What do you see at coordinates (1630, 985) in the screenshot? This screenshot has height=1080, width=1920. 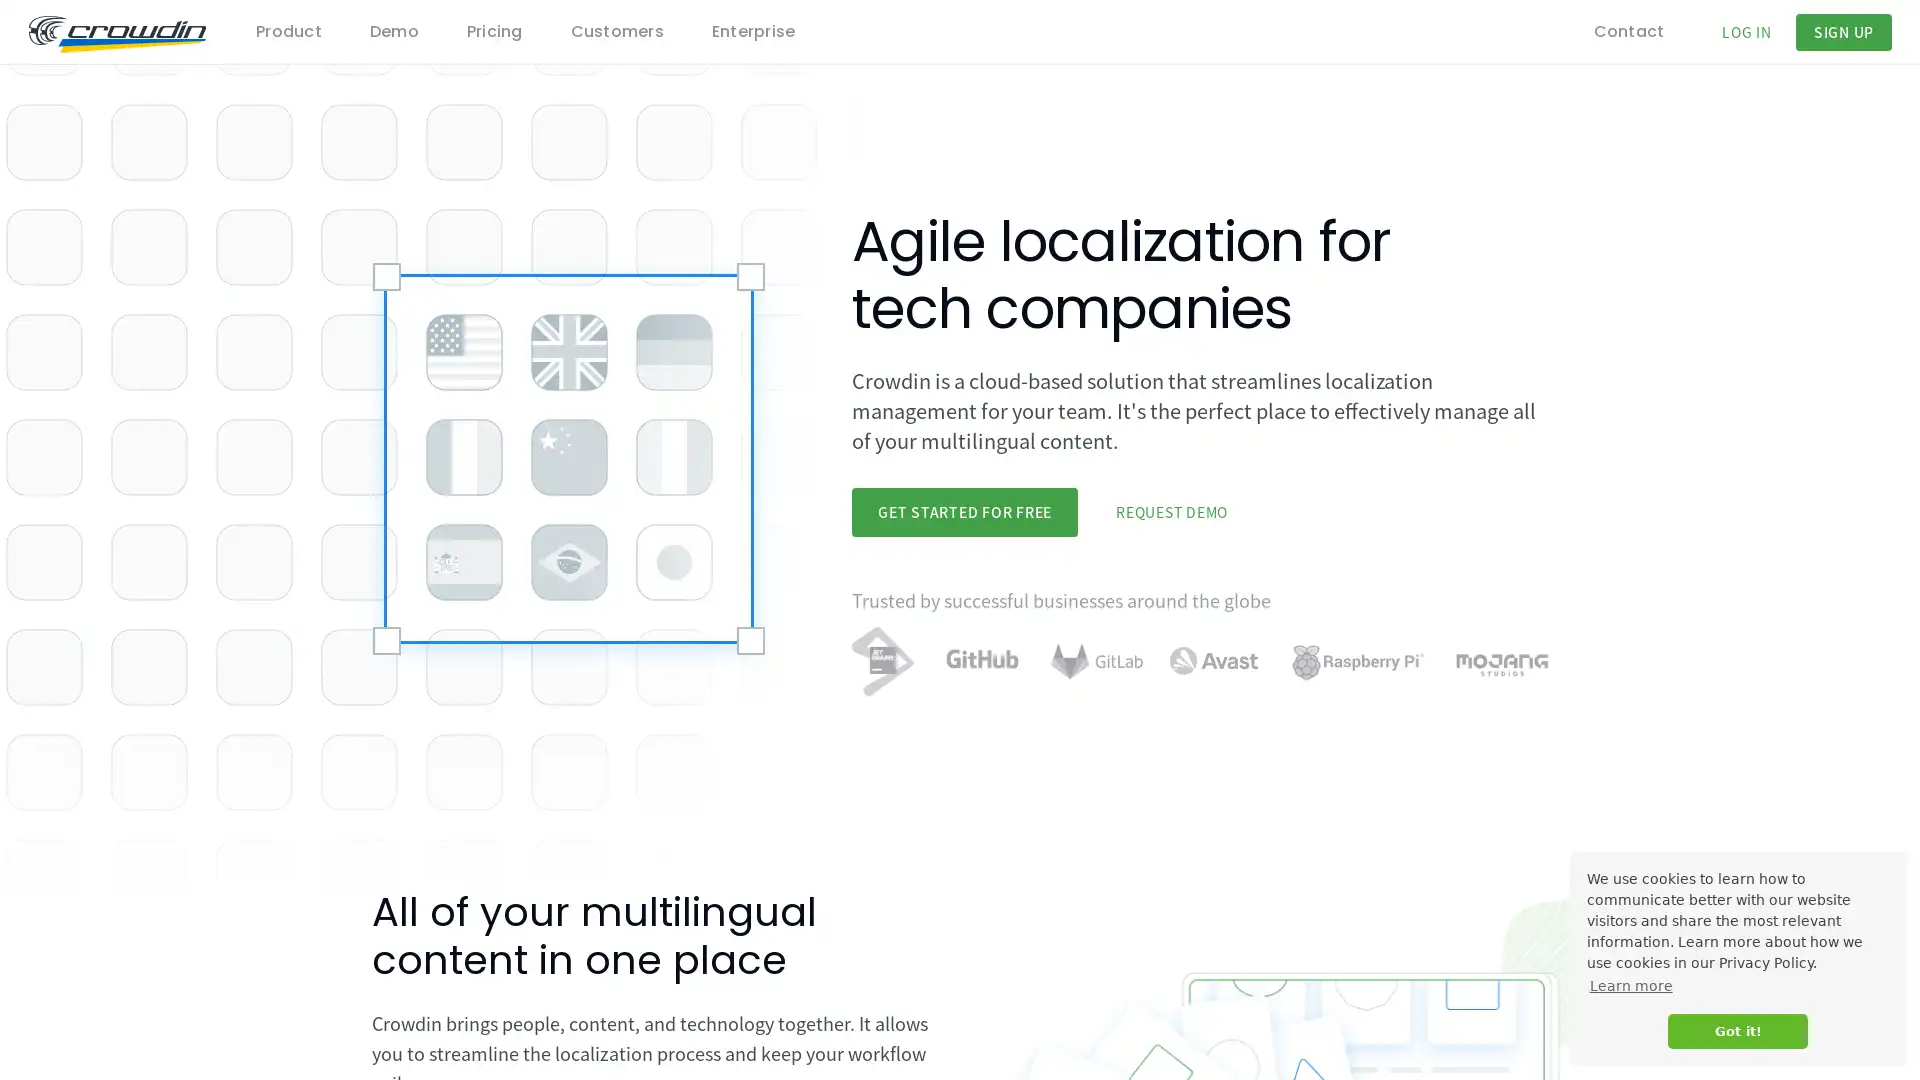 I see `learn more about cookies` at bounding box center [1630, 985].